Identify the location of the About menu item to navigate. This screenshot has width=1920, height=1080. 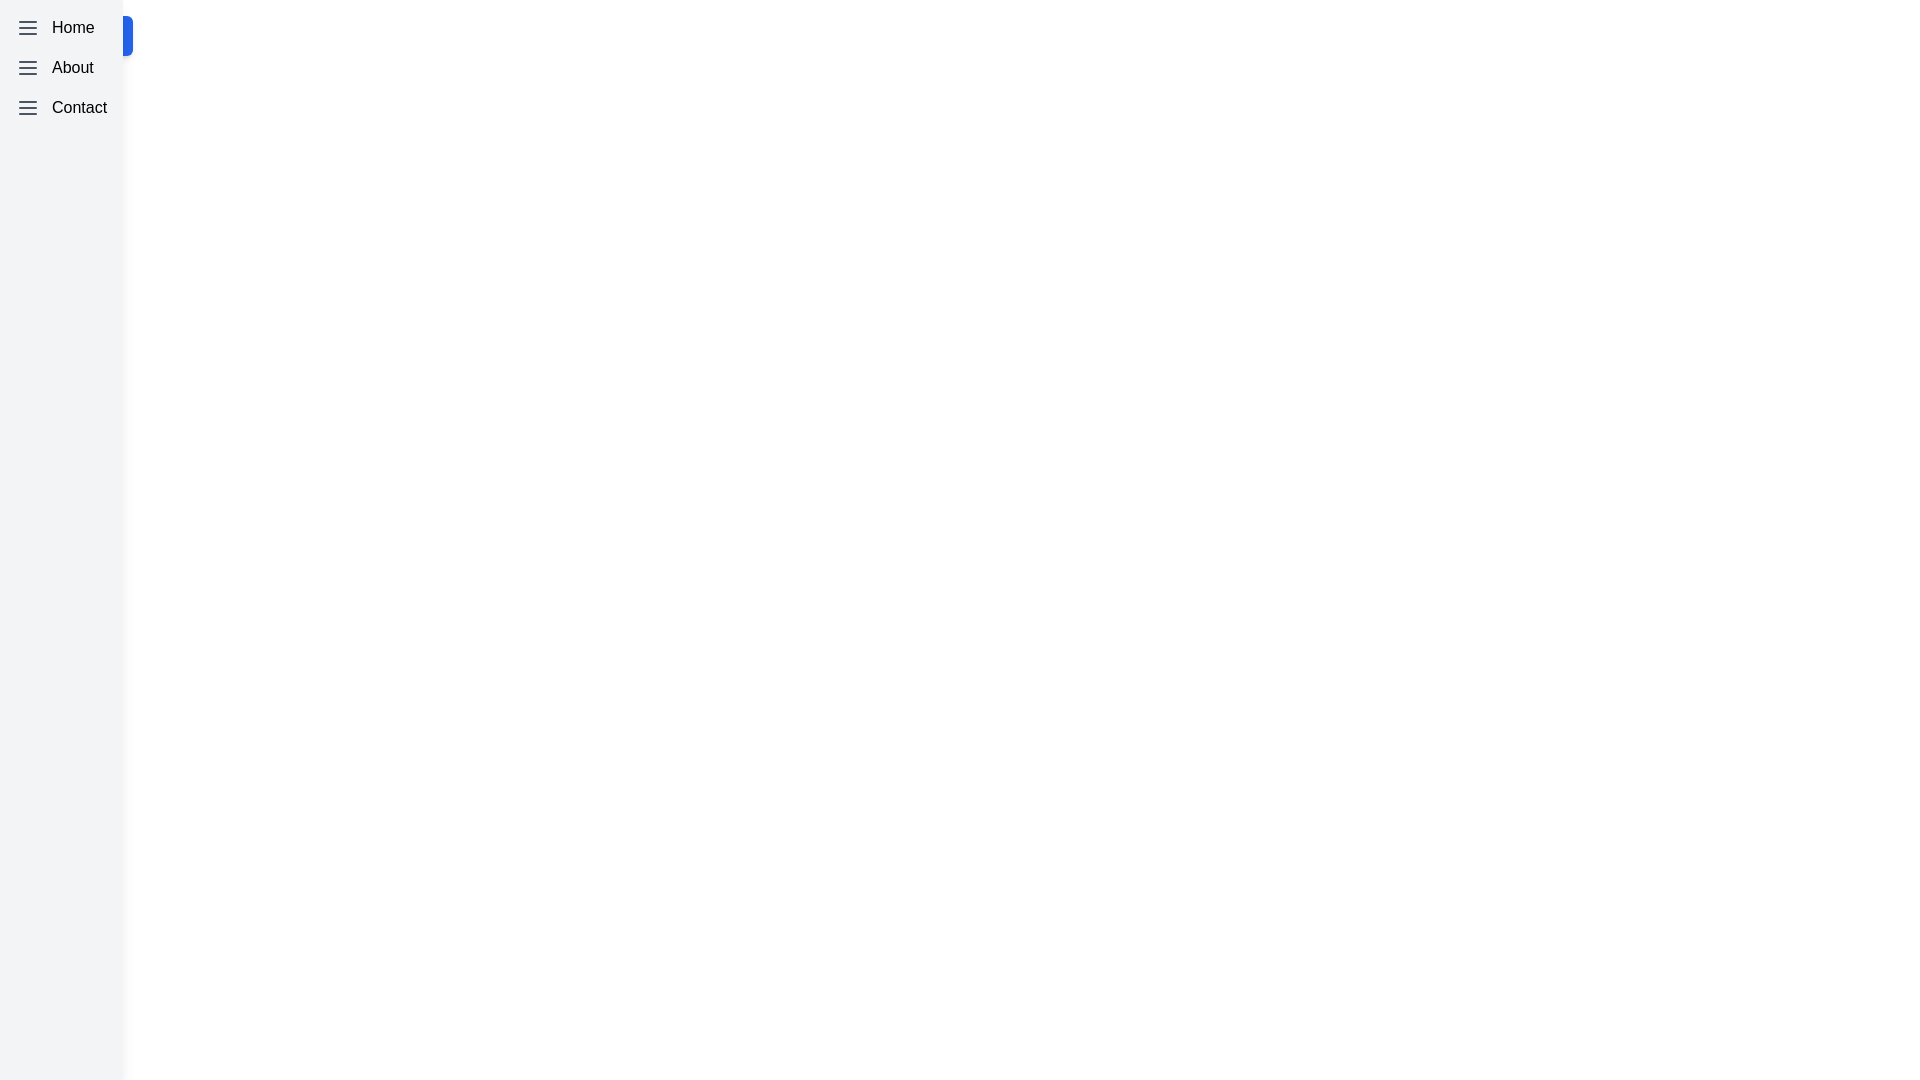
(61, 67).